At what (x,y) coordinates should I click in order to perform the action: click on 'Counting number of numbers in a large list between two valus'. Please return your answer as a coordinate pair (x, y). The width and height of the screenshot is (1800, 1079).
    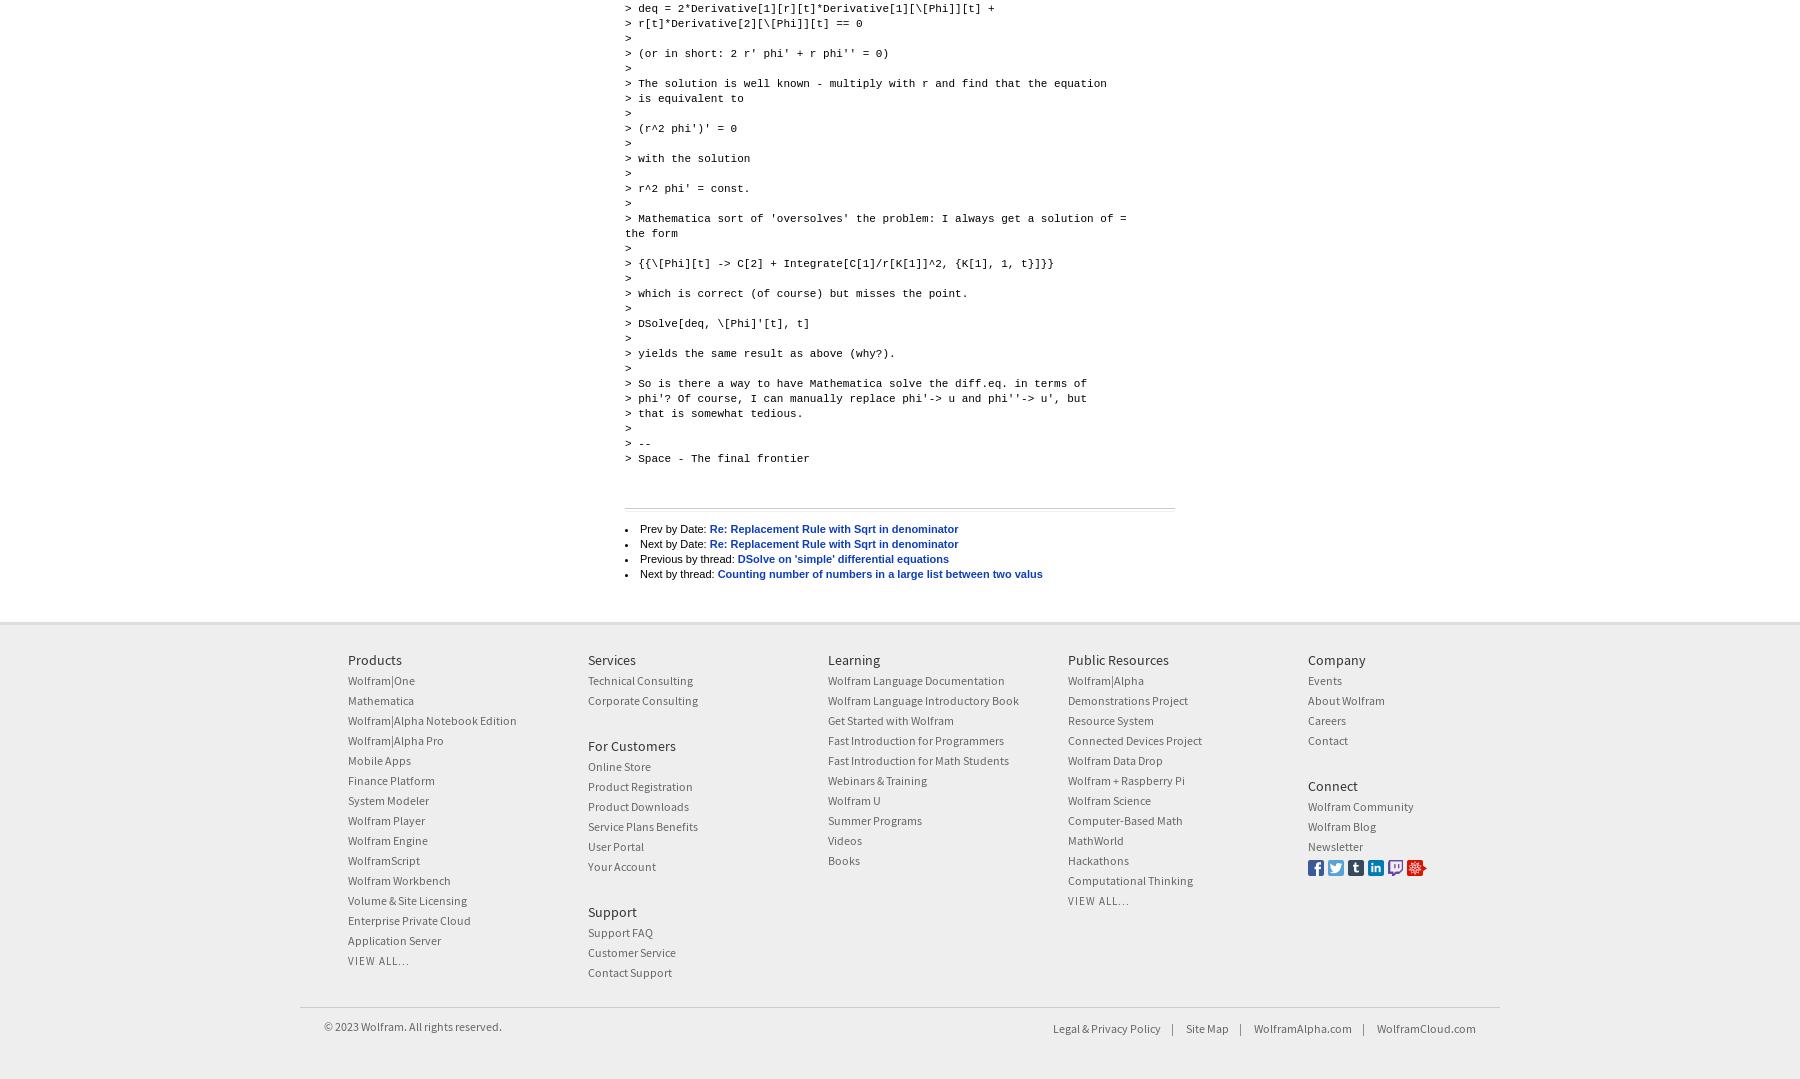
    Looking at the image, I should click on (879, 573).